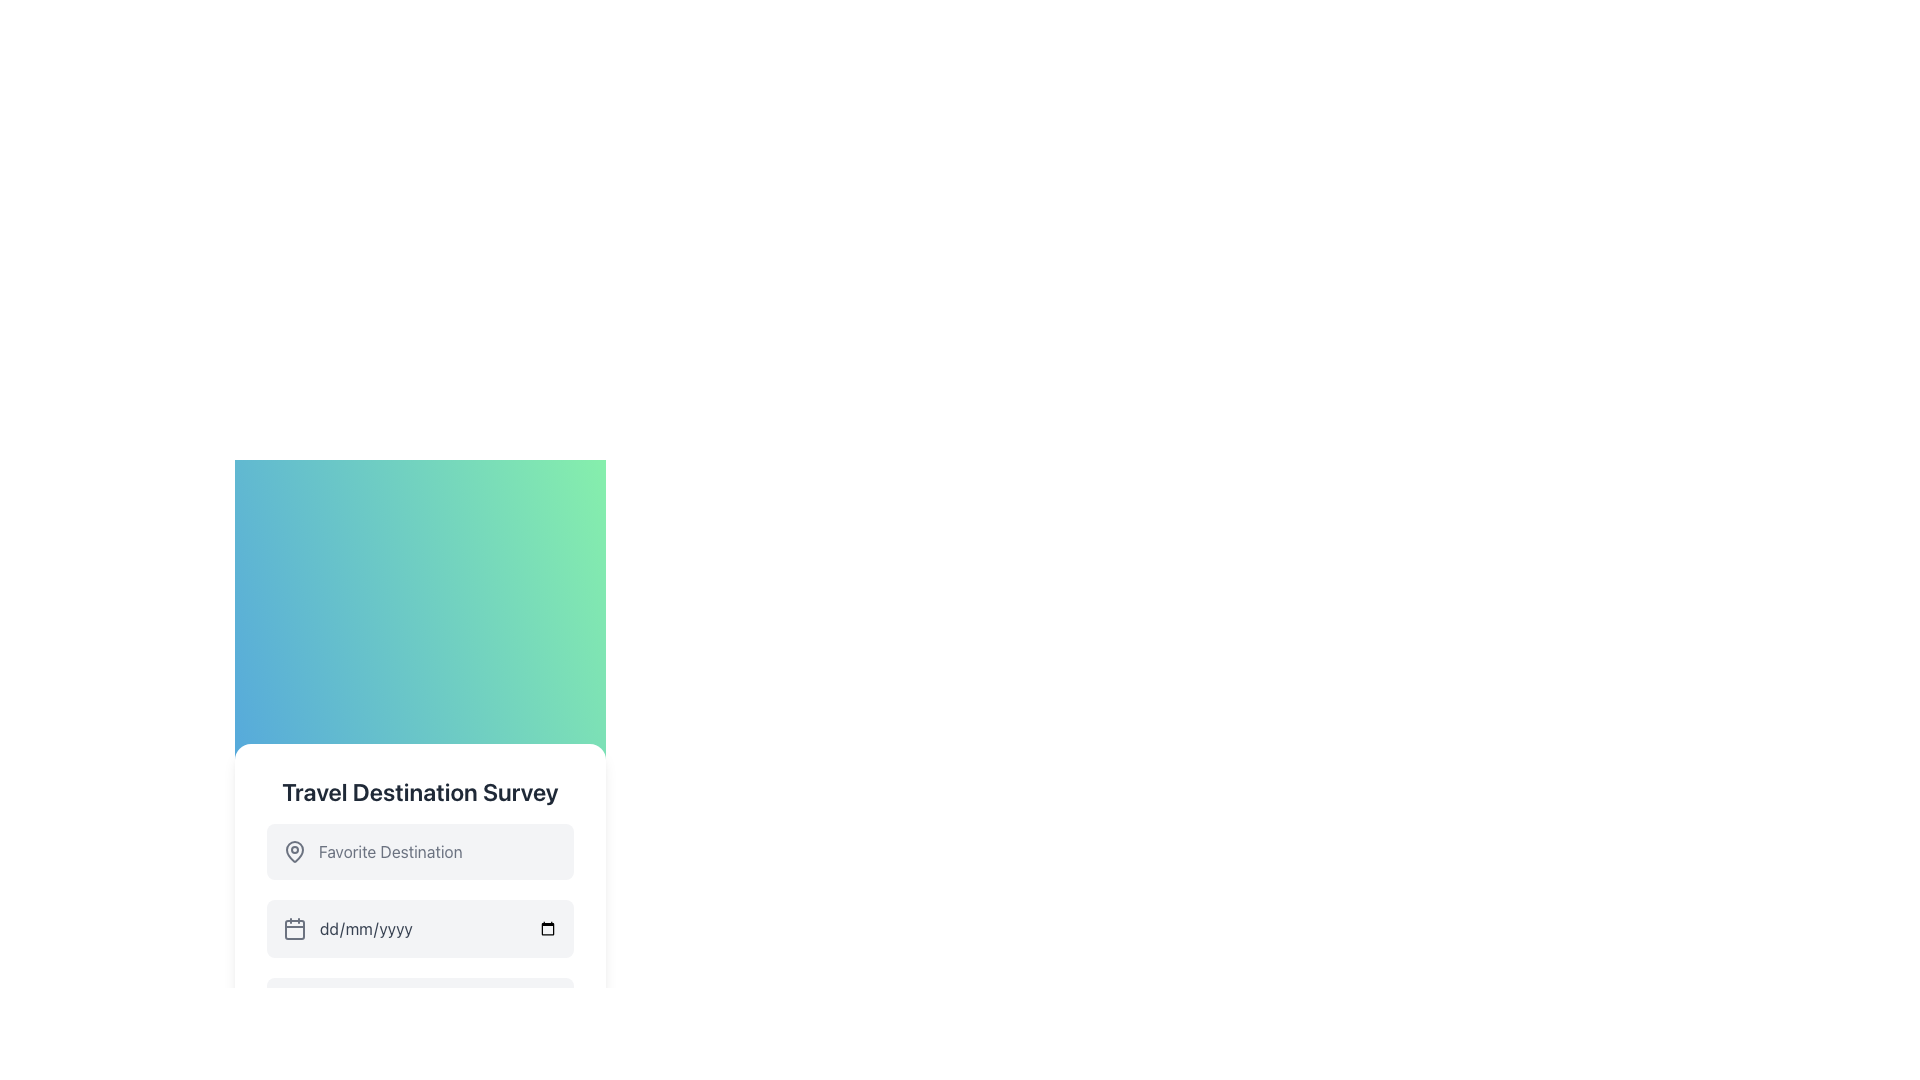 This screenshot has width=1920, height=1080. Describe the element at coordinates (293, 851) in the screenshot. I see `the decorative component of the map pin icon located near the top-left within a subsection of a form-like interface` at that location.